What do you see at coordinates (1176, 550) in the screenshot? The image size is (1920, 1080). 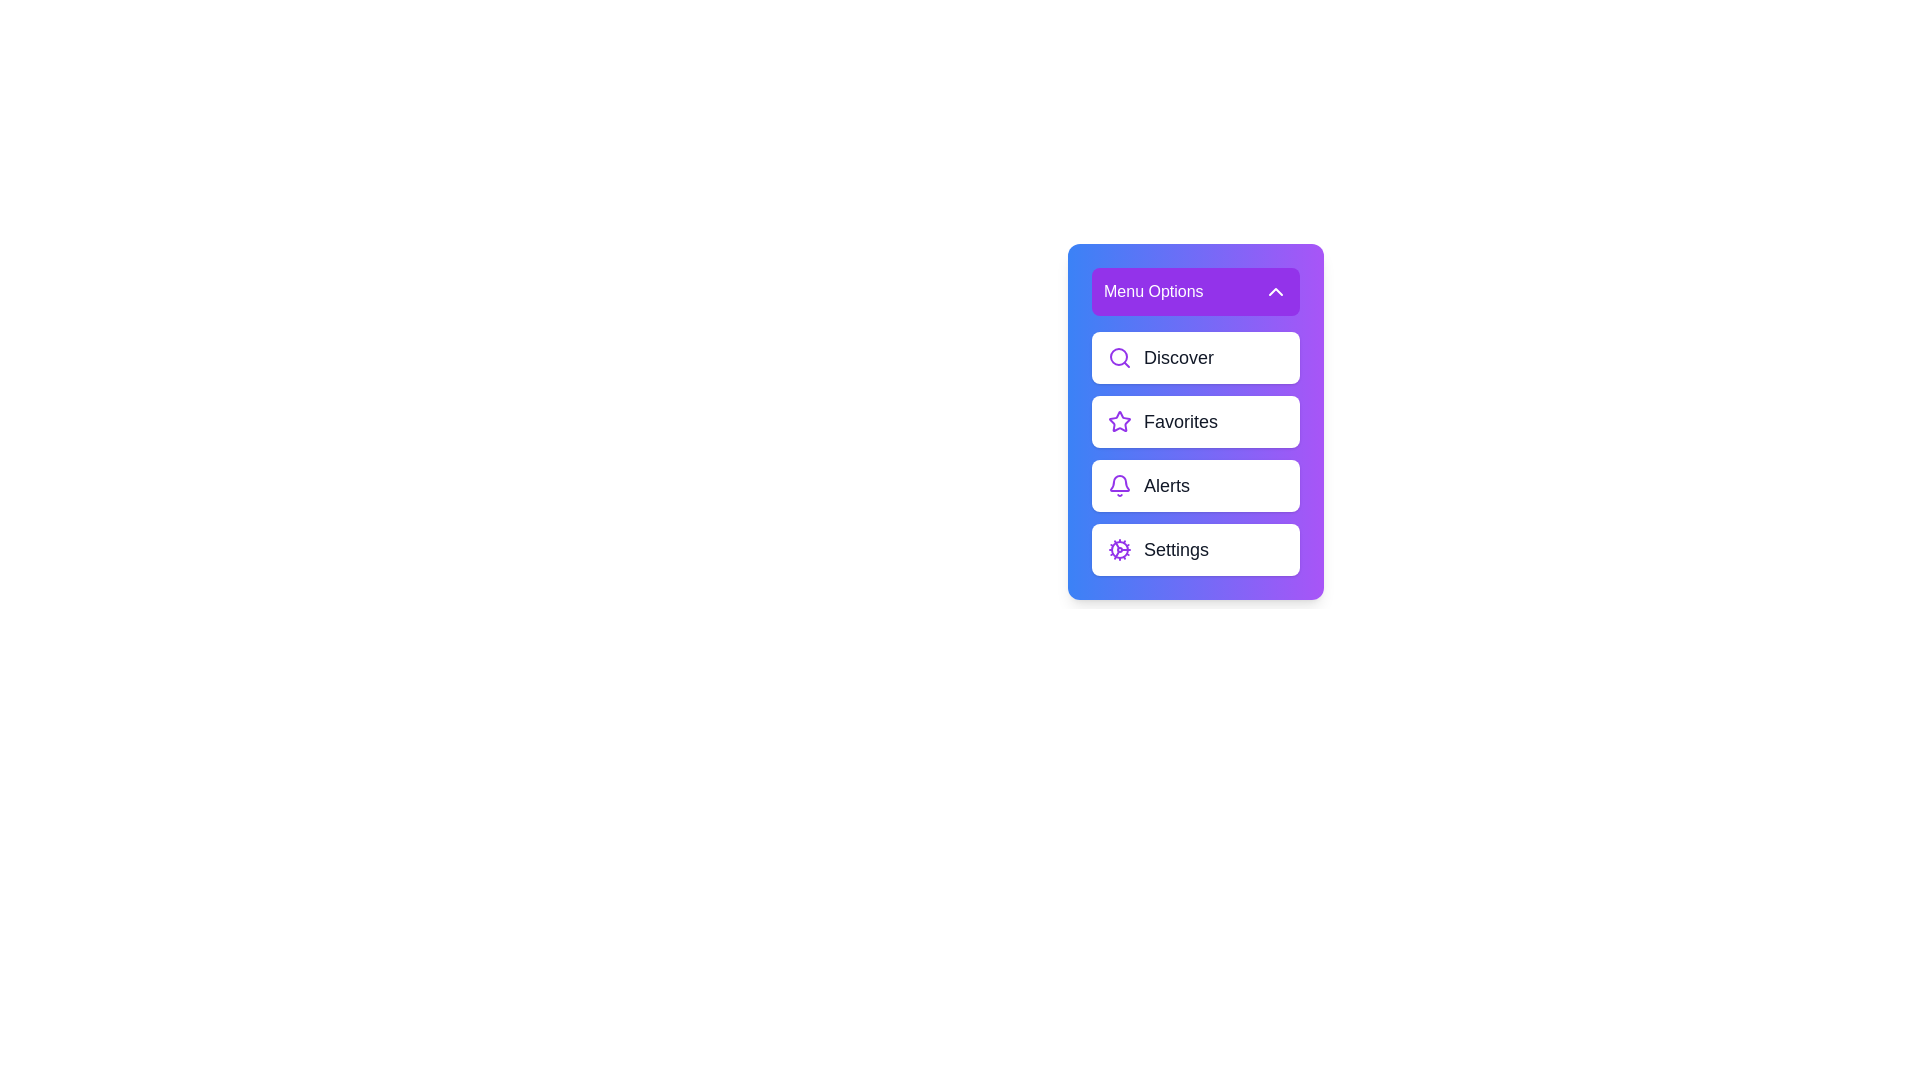 I see `the 'Settings' text label, which is the last option in the vertical menu, to trigger a tooltip or visual feedback` at bounding box center [1176, 550].